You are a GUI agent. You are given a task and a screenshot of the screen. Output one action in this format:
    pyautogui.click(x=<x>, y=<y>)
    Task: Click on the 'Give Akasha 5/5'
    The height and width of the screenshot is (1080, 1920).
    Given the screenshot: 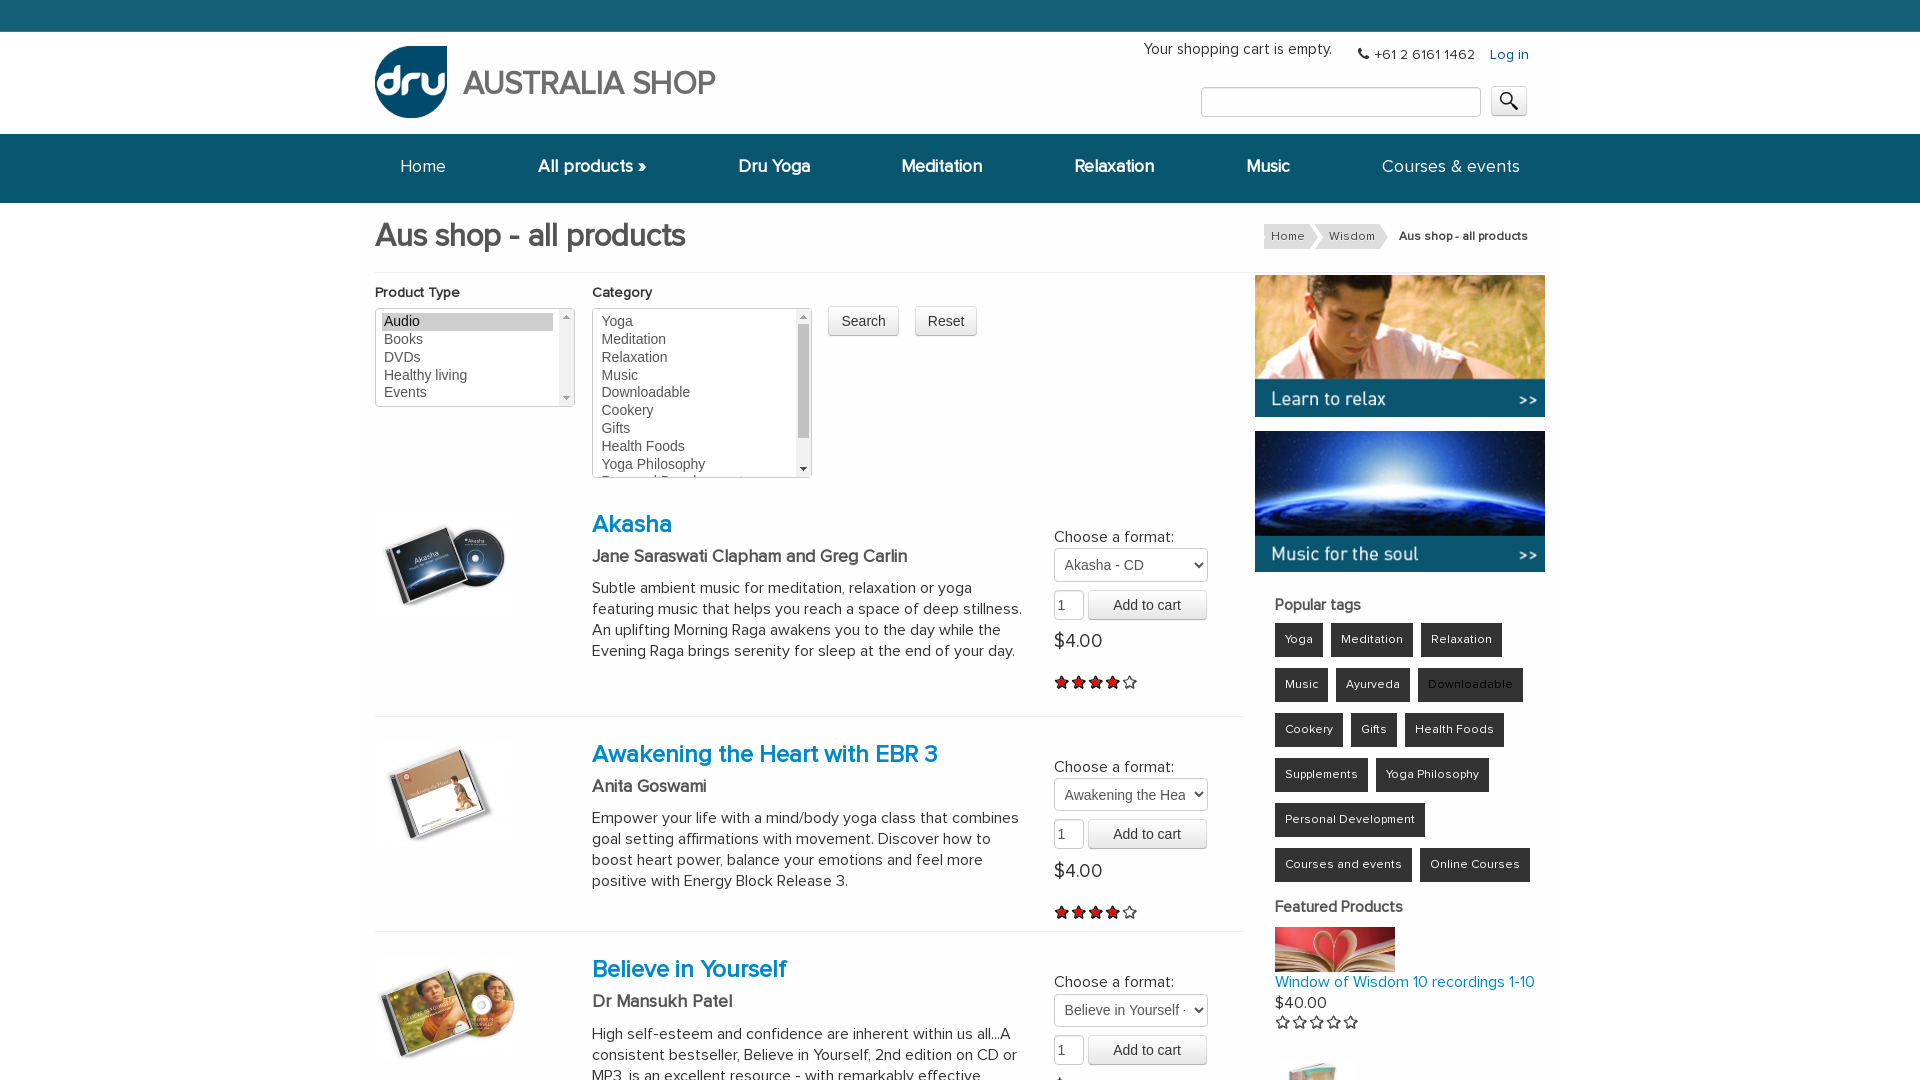 What is the action you would take?
    pyautogui.click(x=1122, y=680)
    